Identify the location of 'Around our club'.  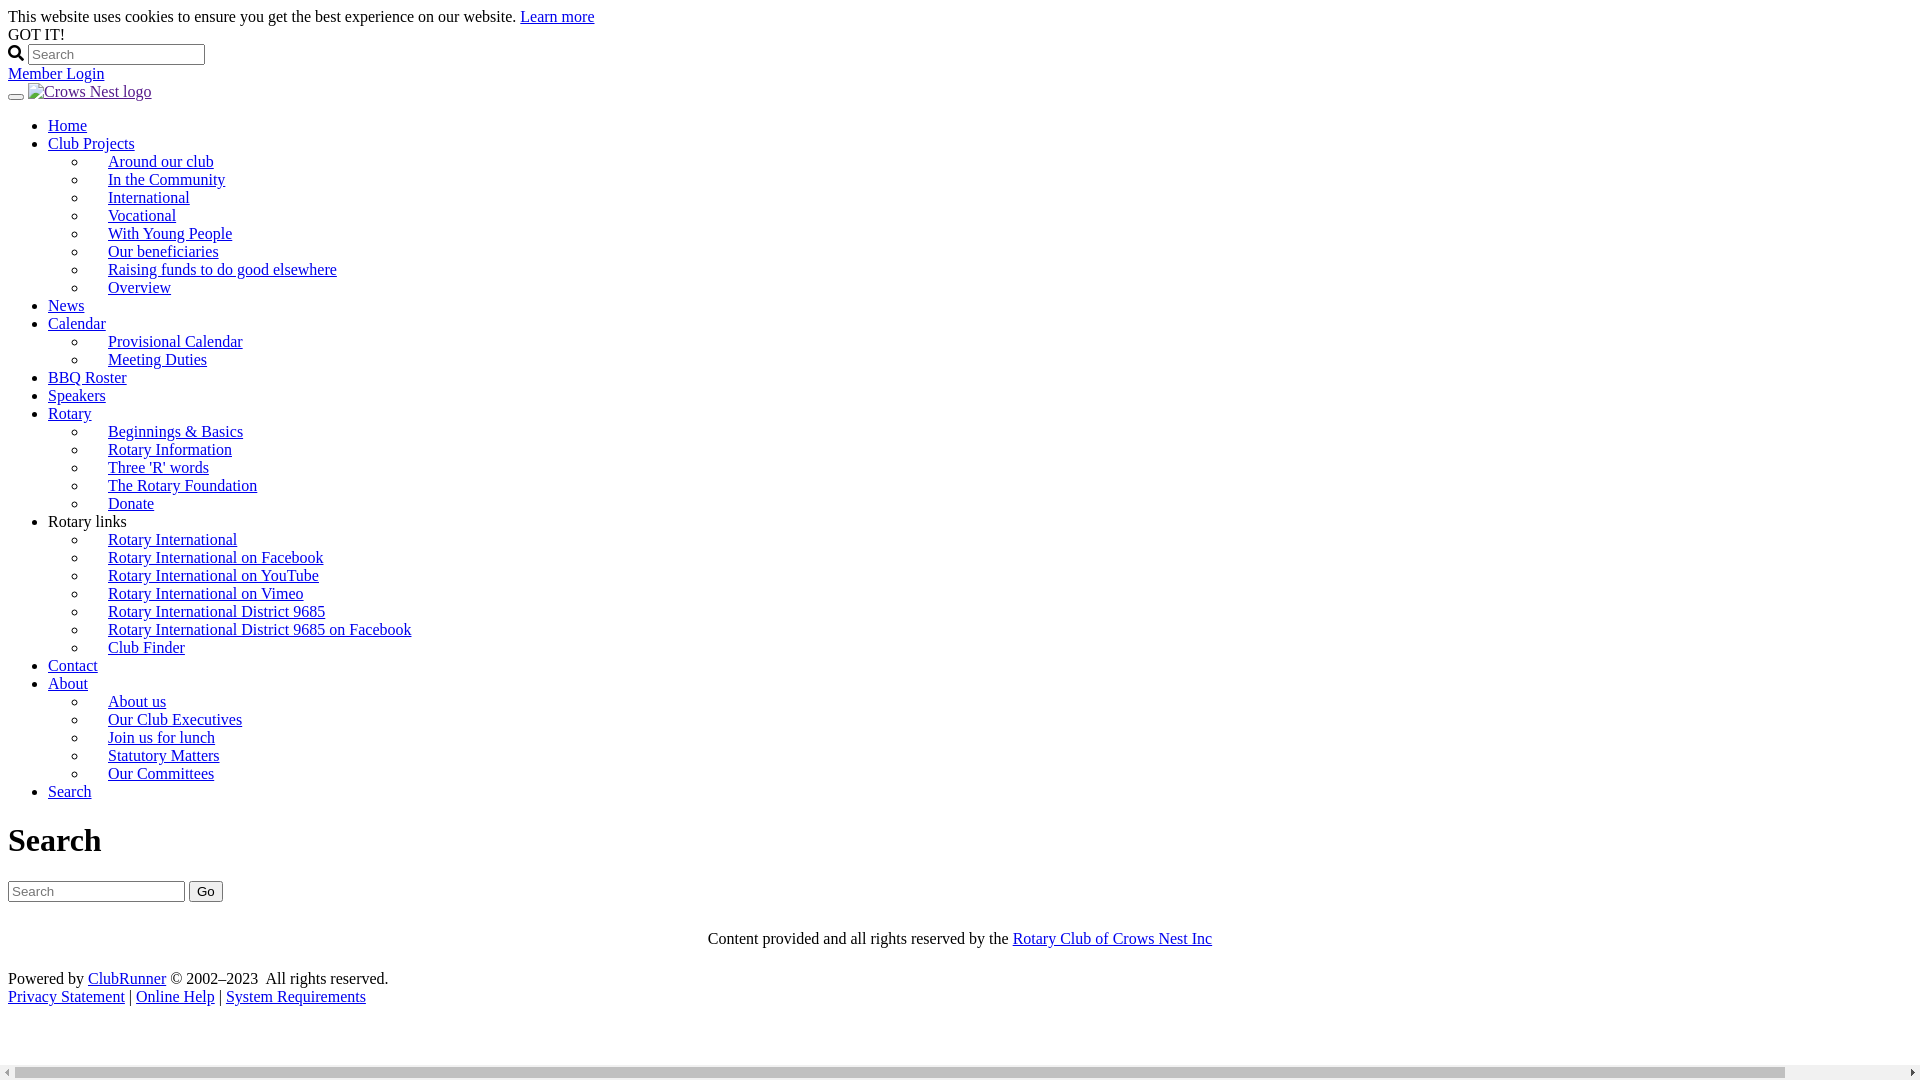
(161, 160).